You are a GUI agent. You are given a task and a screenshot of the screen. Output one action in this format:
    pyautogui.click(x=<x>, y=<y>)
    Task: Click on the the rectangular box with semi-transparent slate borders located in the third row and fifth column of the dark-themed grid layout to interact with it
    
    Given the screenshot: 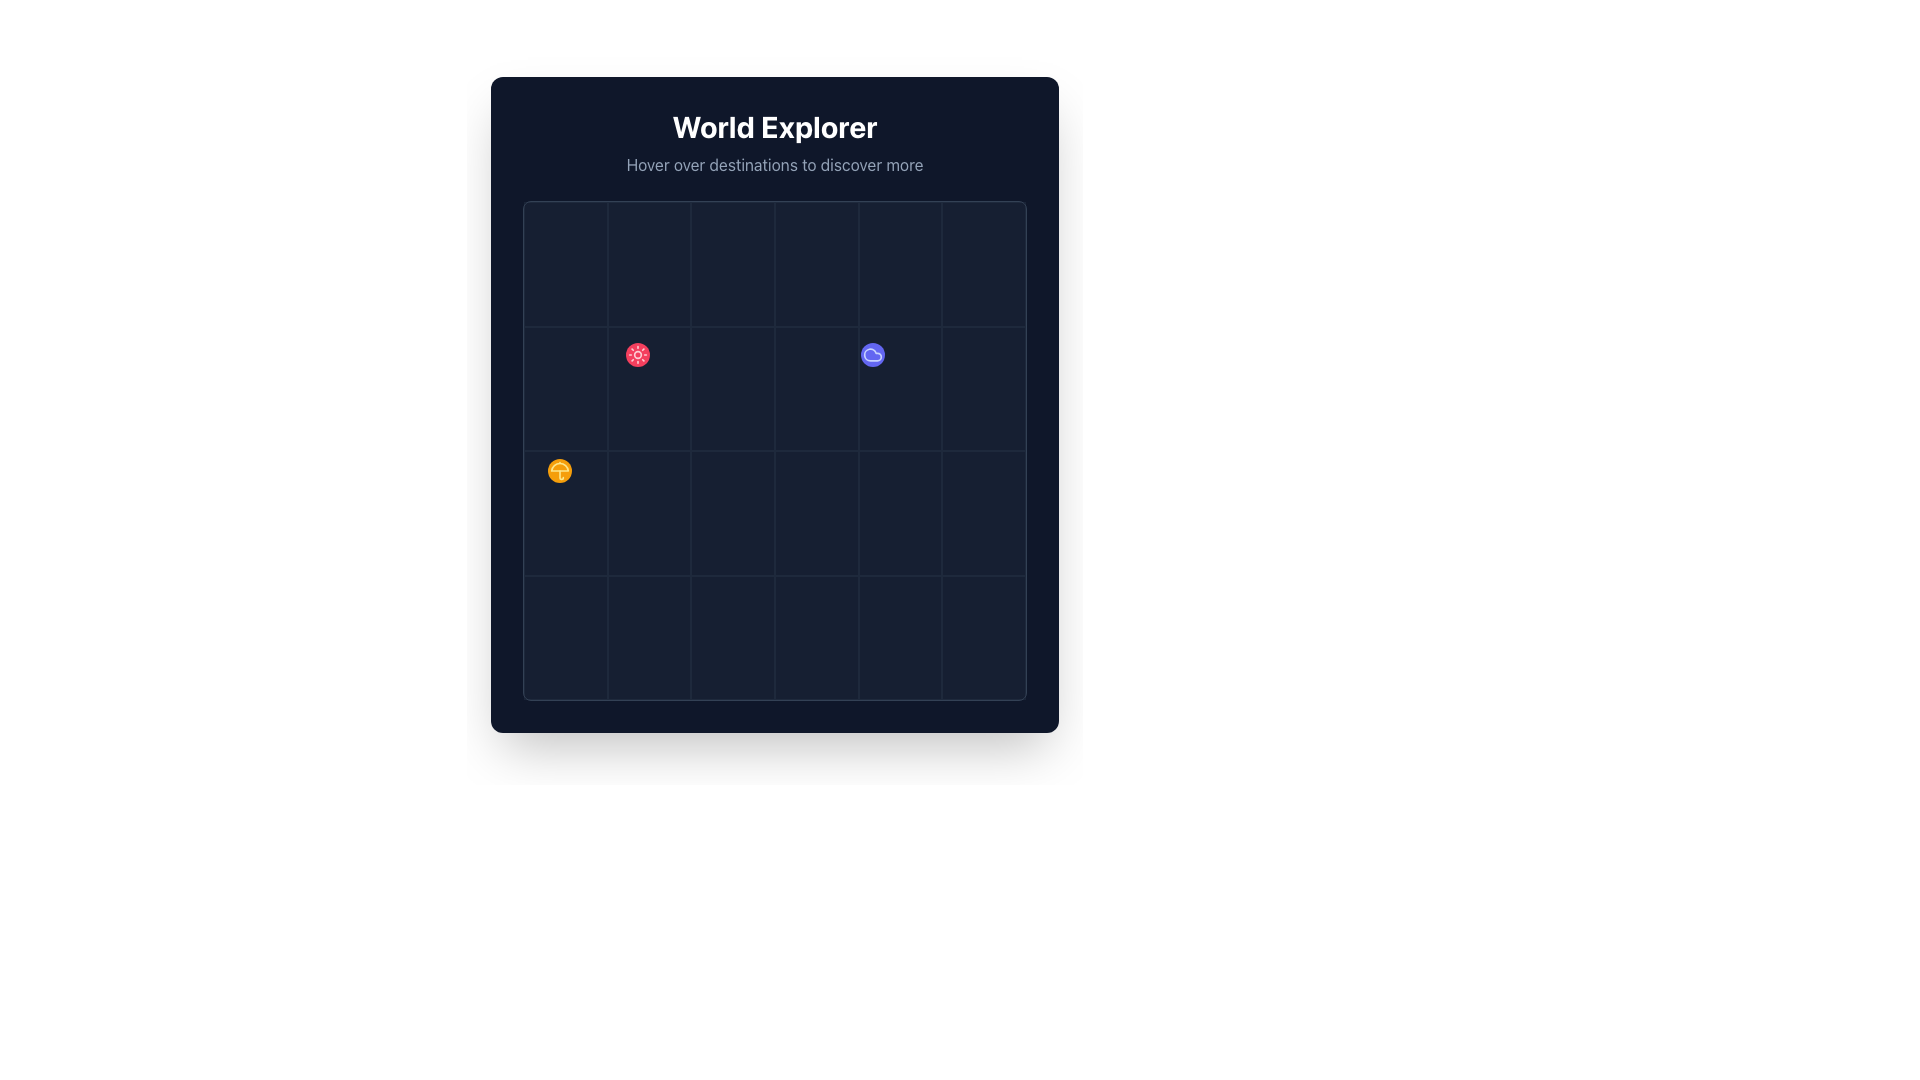 What is the action you would take?
    pyautogui.click(x=899, y=512)
    